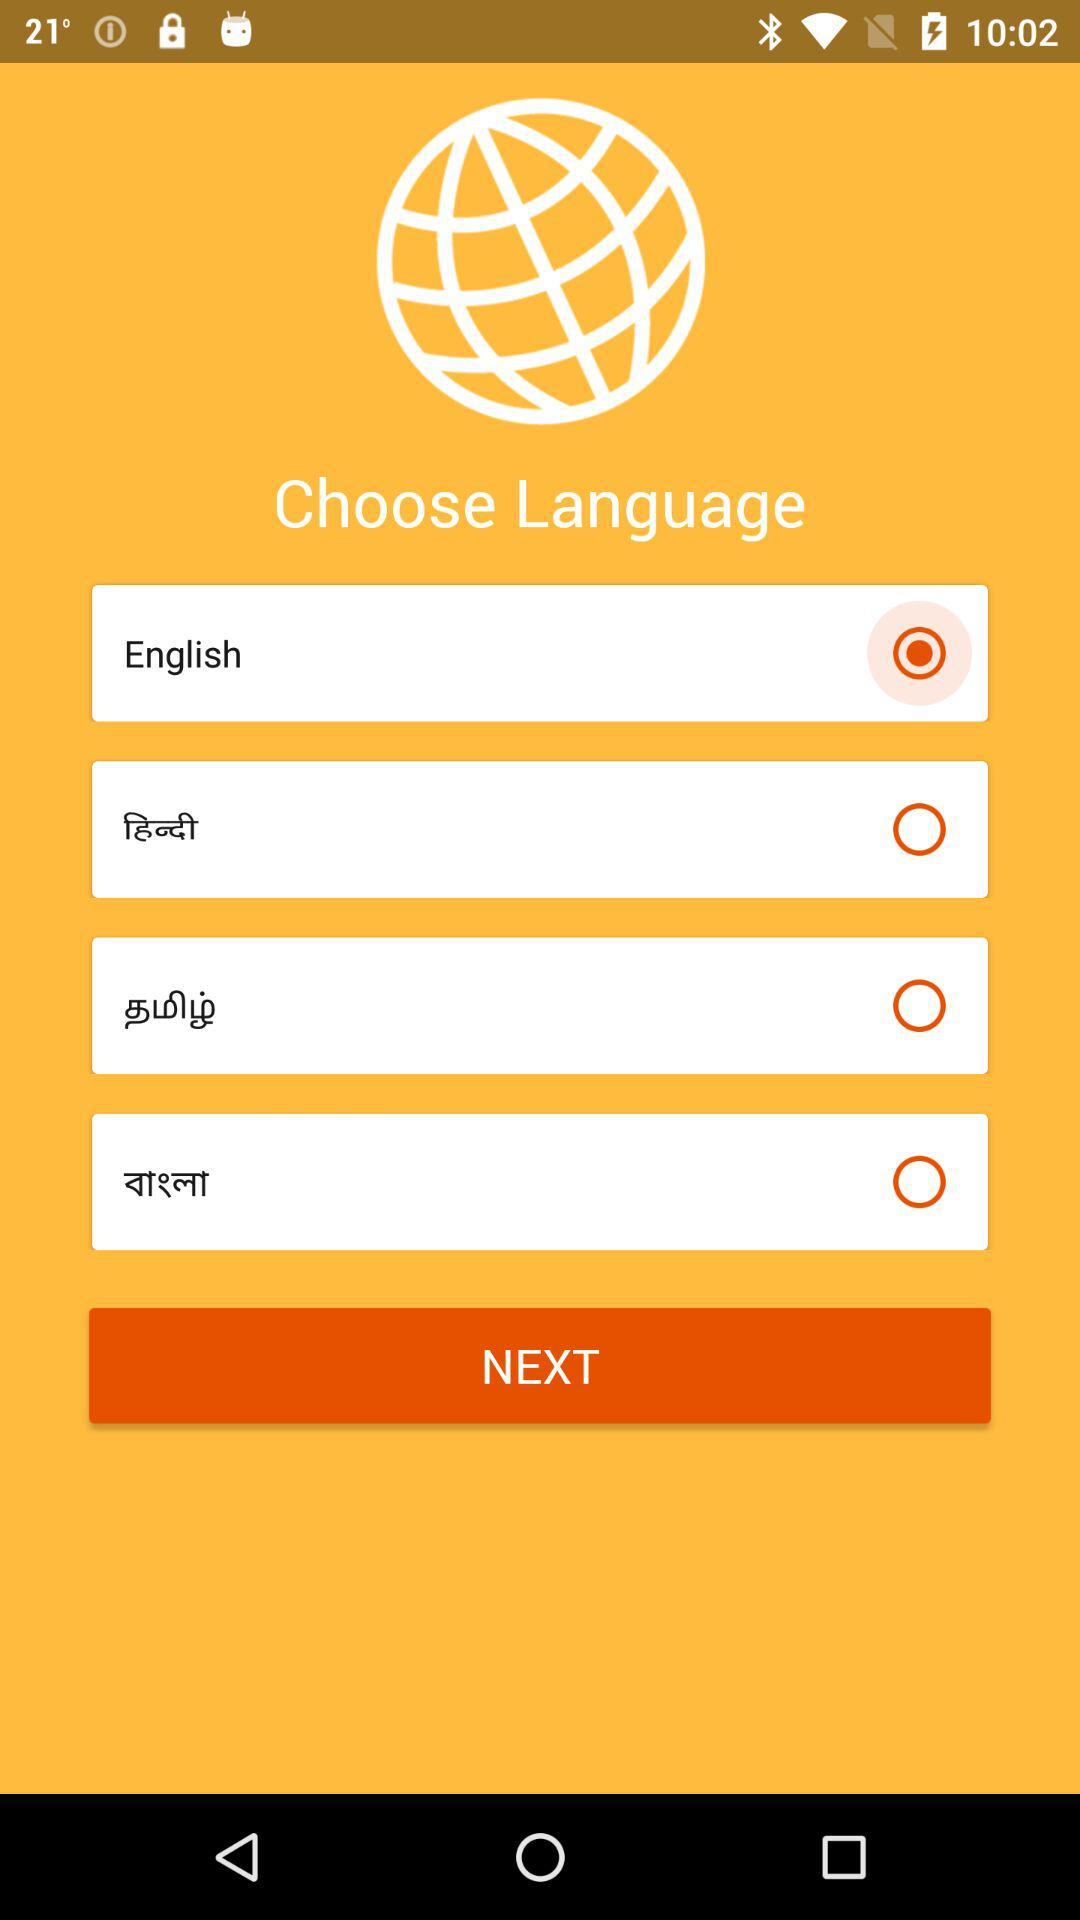 The width and height of the screenshot is (1080, 1920). Describe the element at coordinates (919, 829) in the screenshot. I see `language` at that location.